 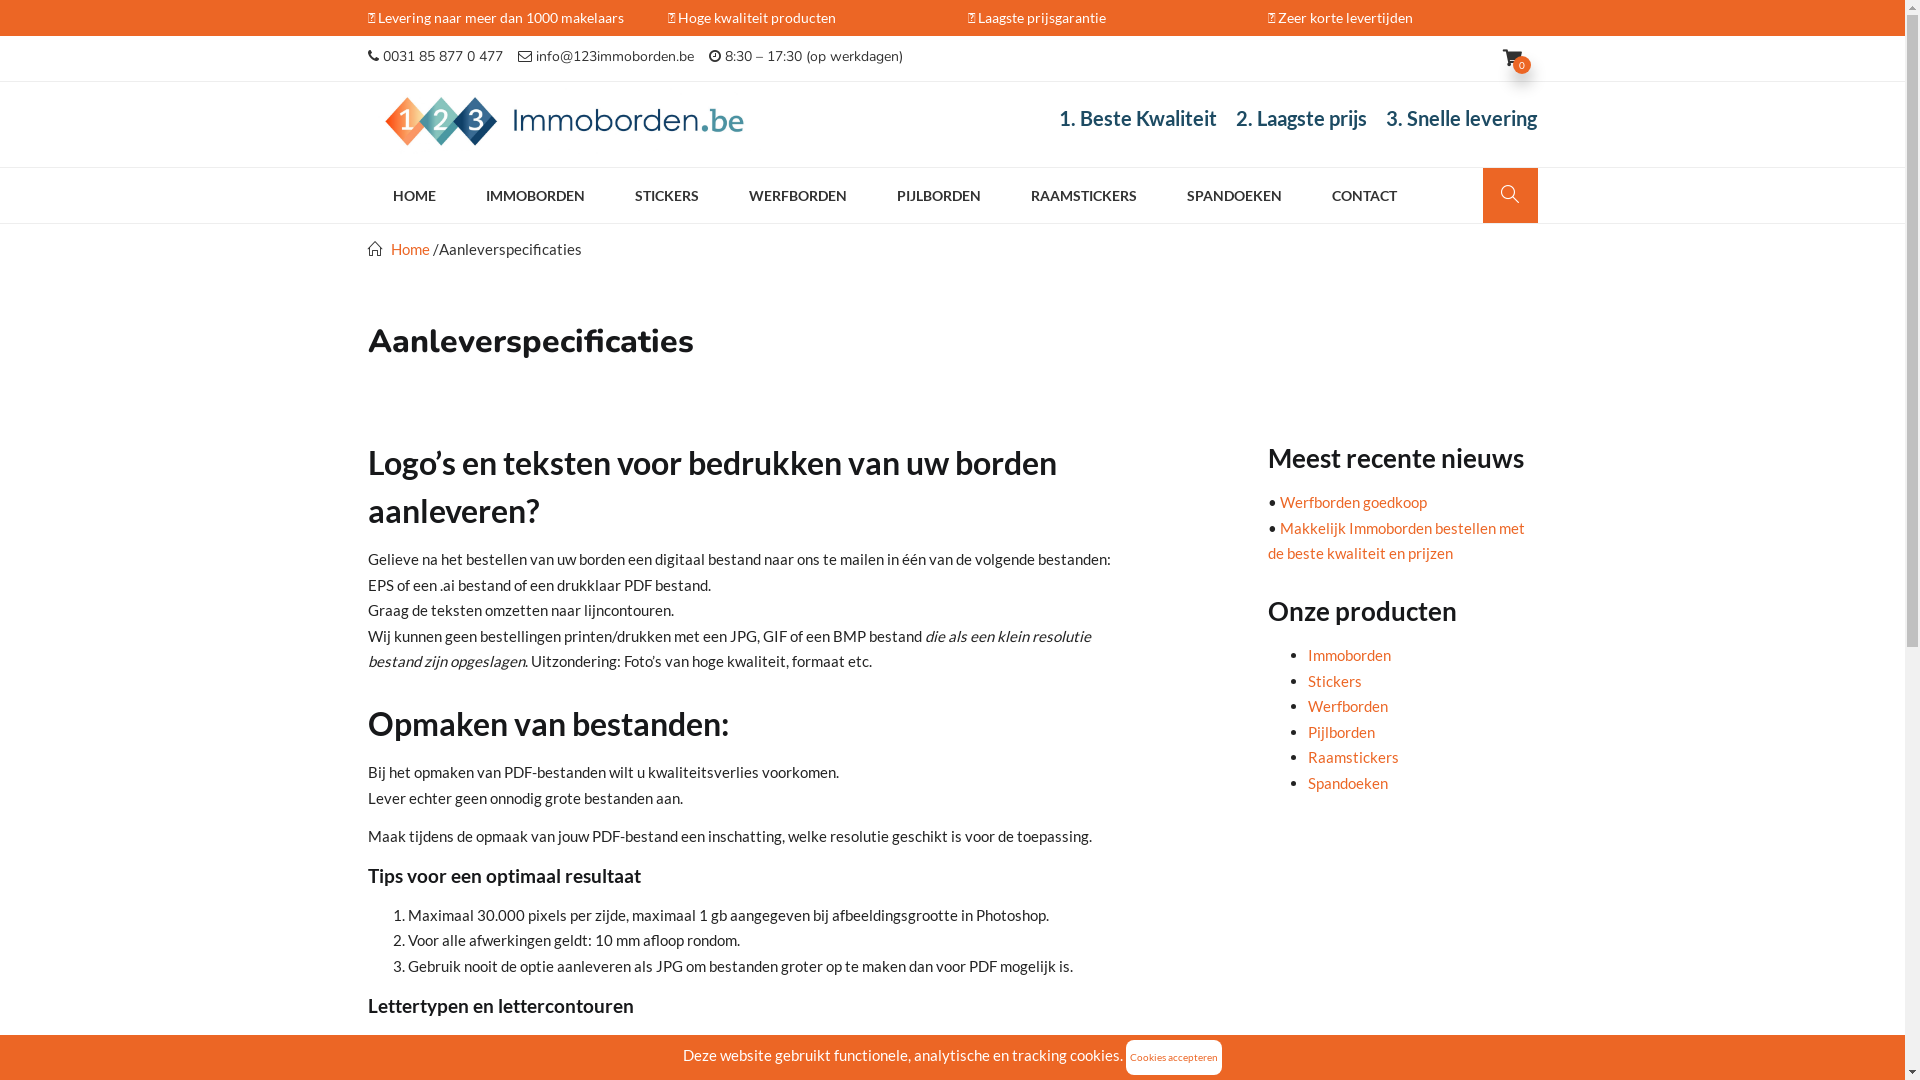 What do you see at coordinates (1341, 731) in the screenshot?
I see `'Pijlborden'` at bounding box center [1341, 731].